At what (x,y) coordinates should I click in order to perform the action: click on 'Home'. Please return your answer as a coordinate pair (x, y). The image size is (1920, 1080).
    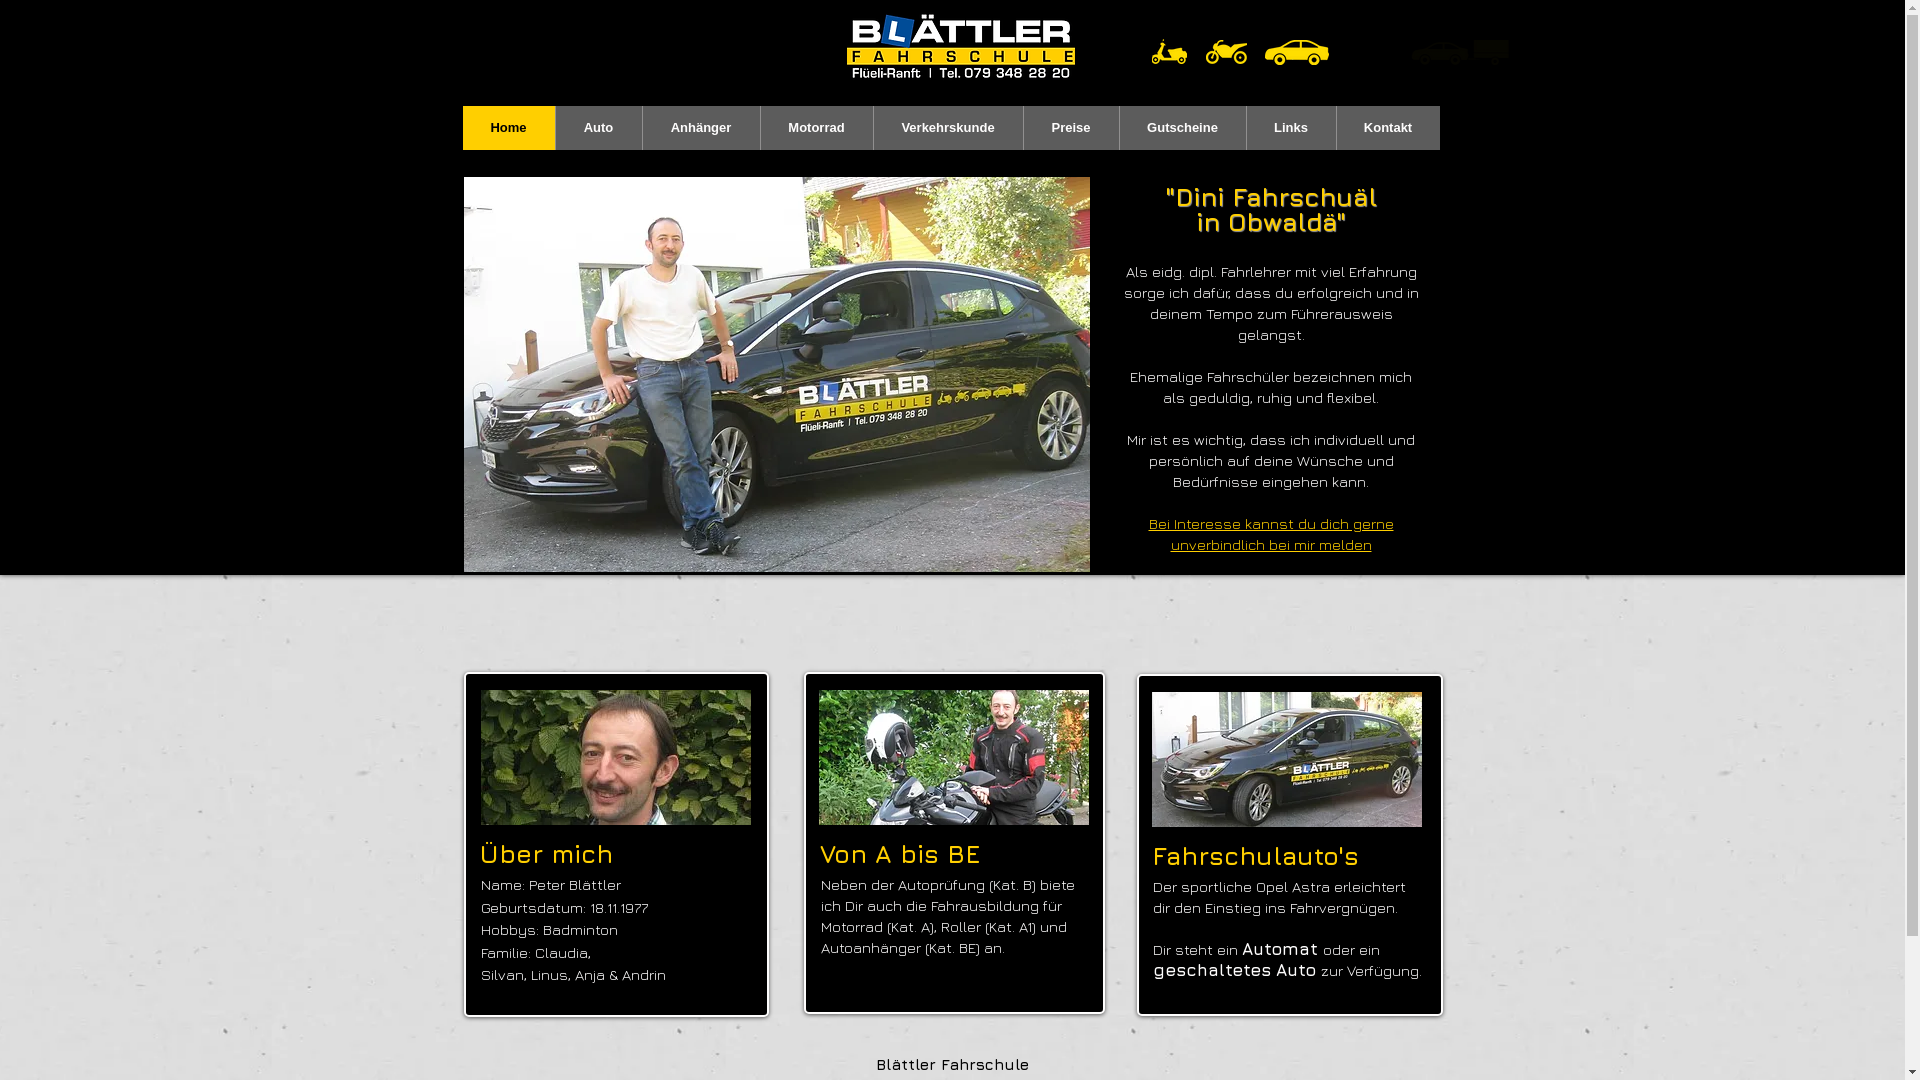
    Looking at the image, I should click on (508, 127).